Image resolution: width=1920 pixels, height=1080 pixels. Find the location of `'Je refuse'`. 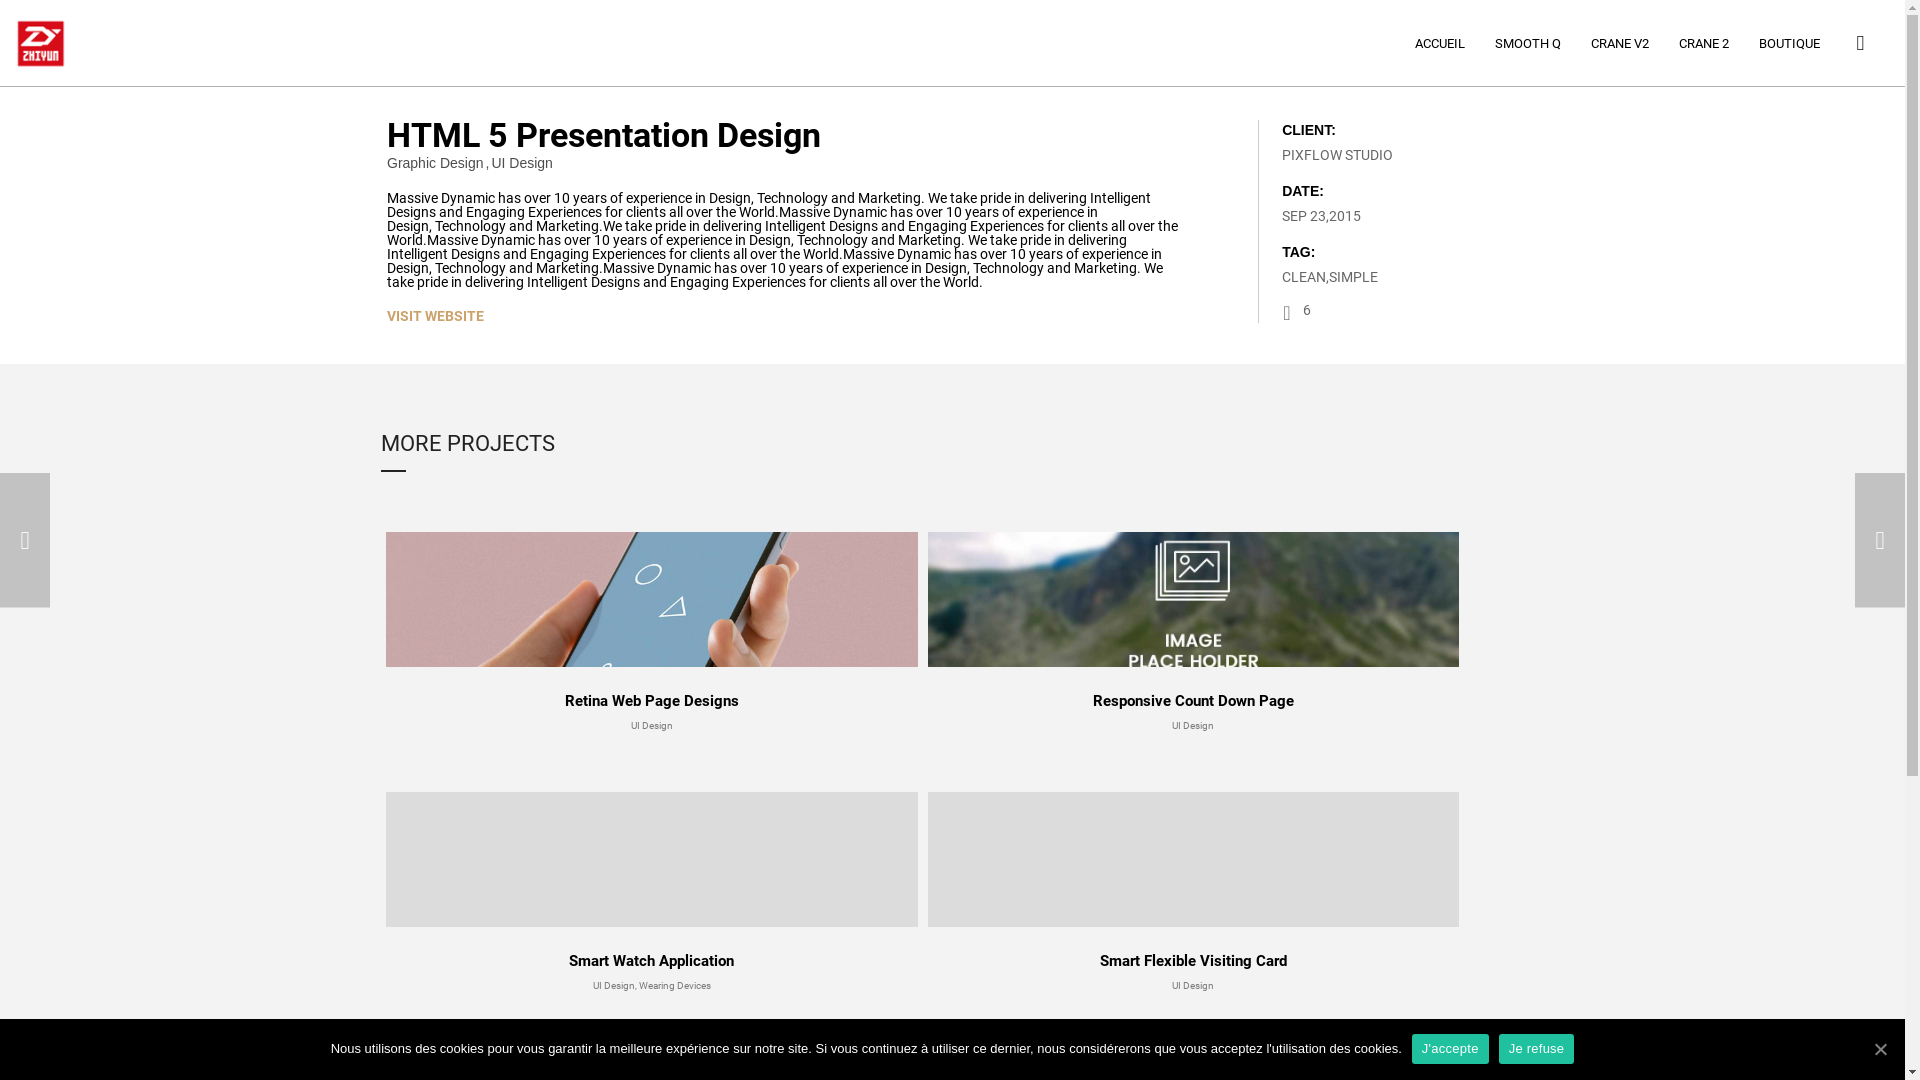

'Je refuse' is located at coordinates (1535, 1048).